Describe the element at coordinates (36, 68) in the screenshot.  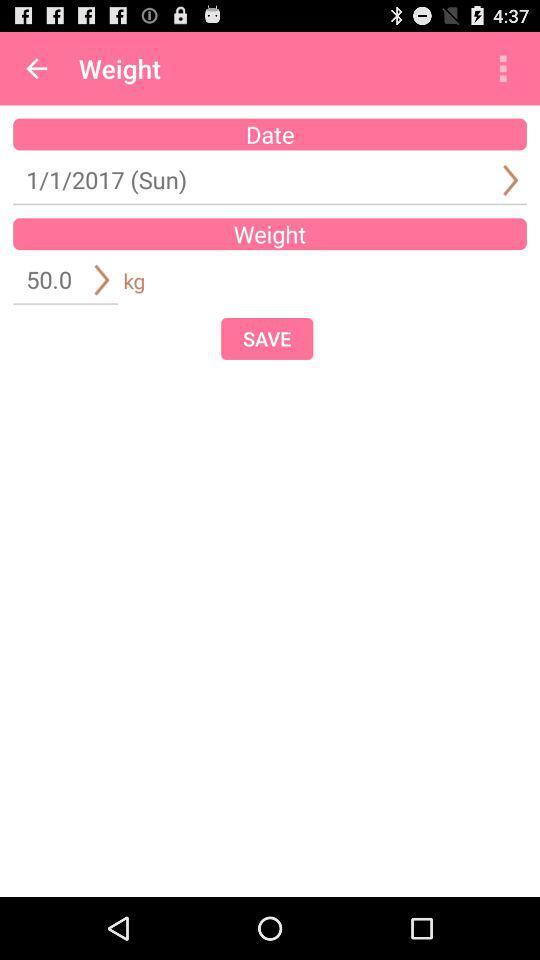
I see `icon above date item` at that location.